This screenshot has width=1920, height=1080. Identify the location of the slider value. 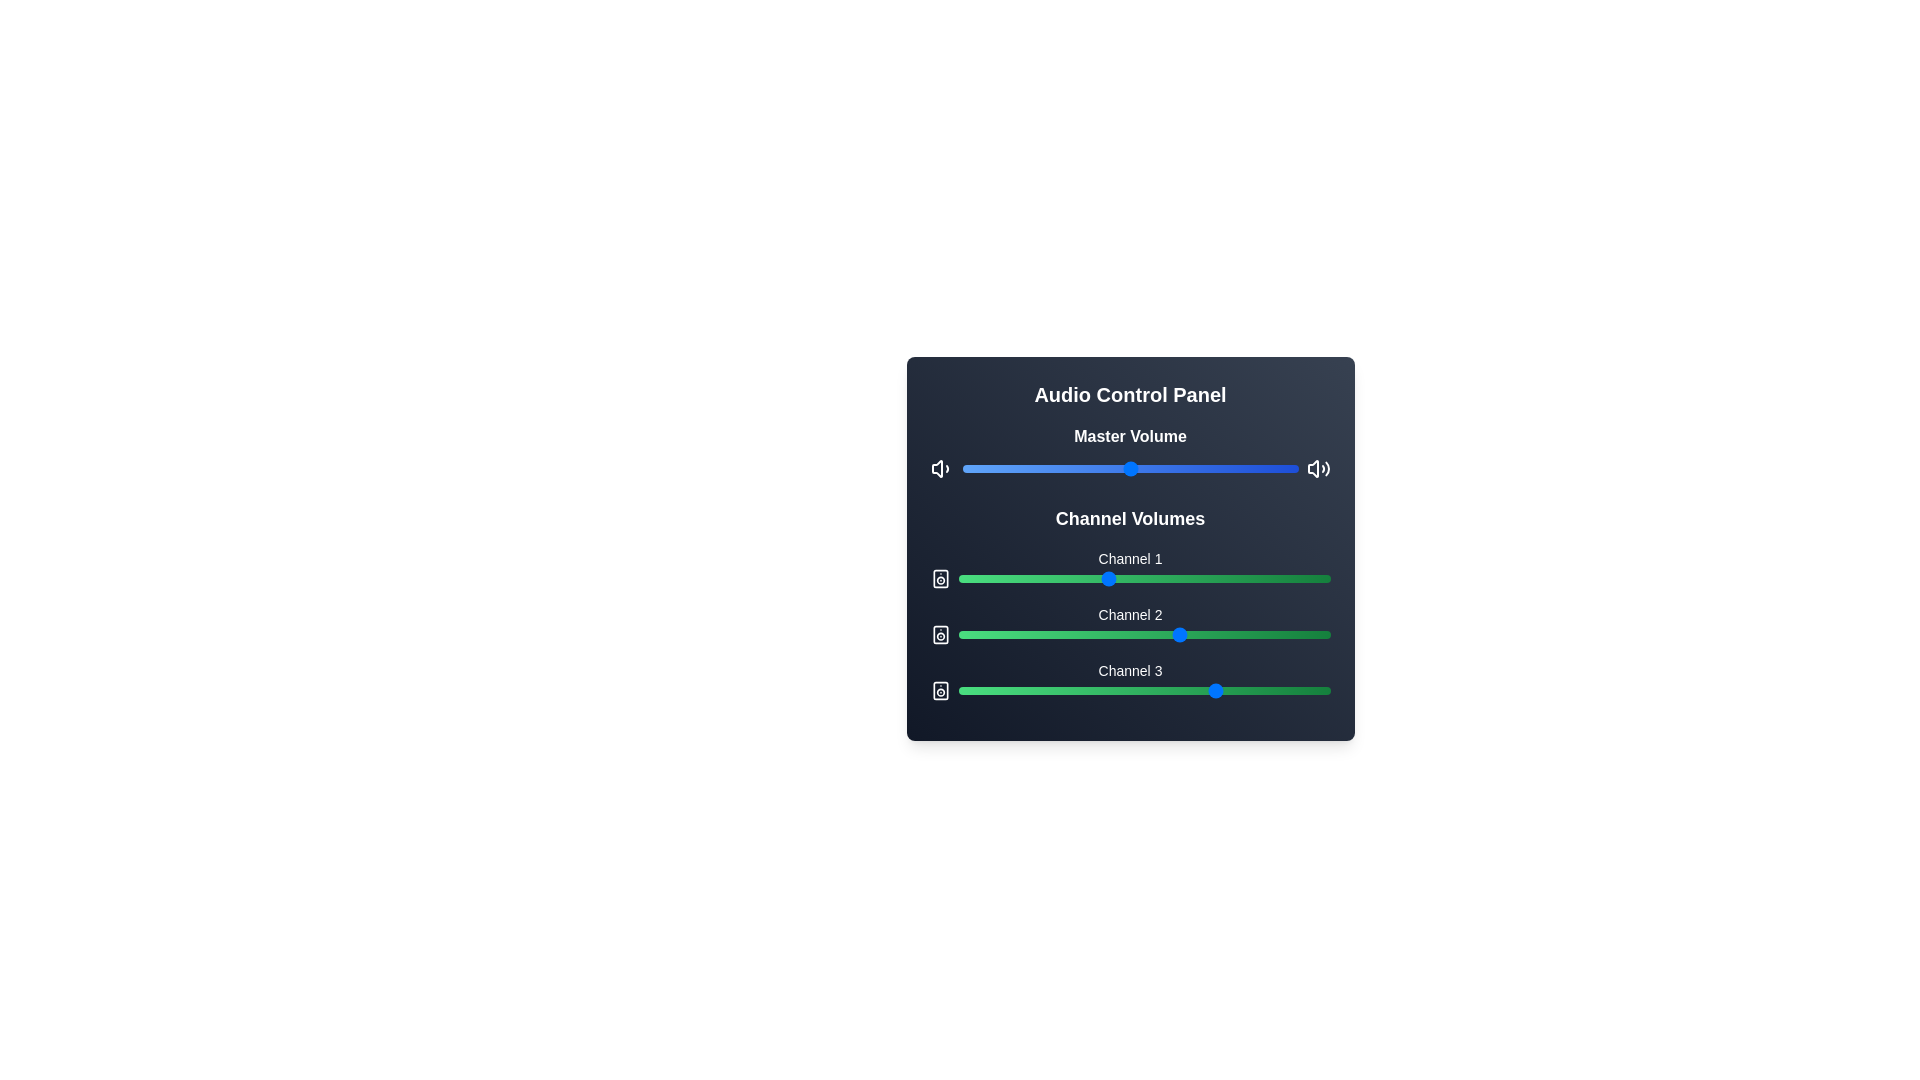
(1192, 578).